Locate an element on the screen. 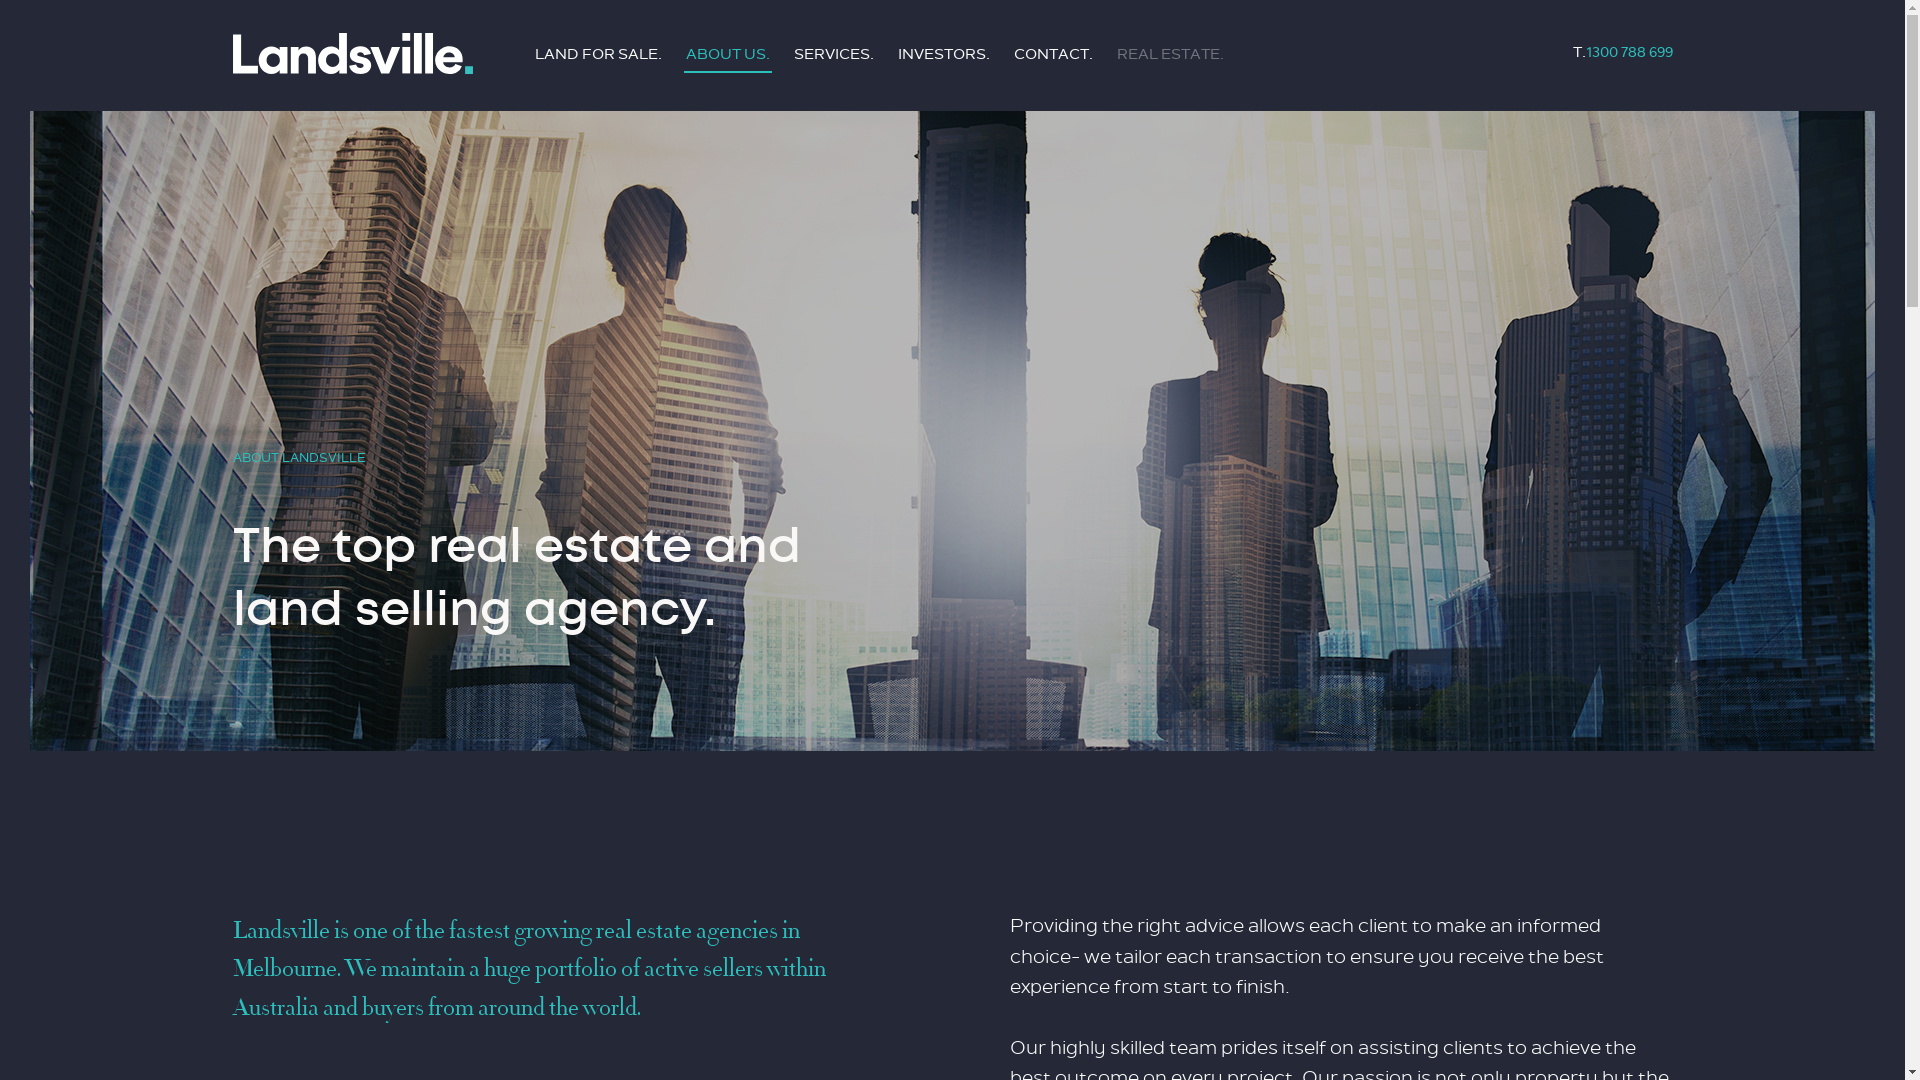 This screenshot has height=1080, width=1920. '1300 788 699' is located at coordinates (1629, 51).